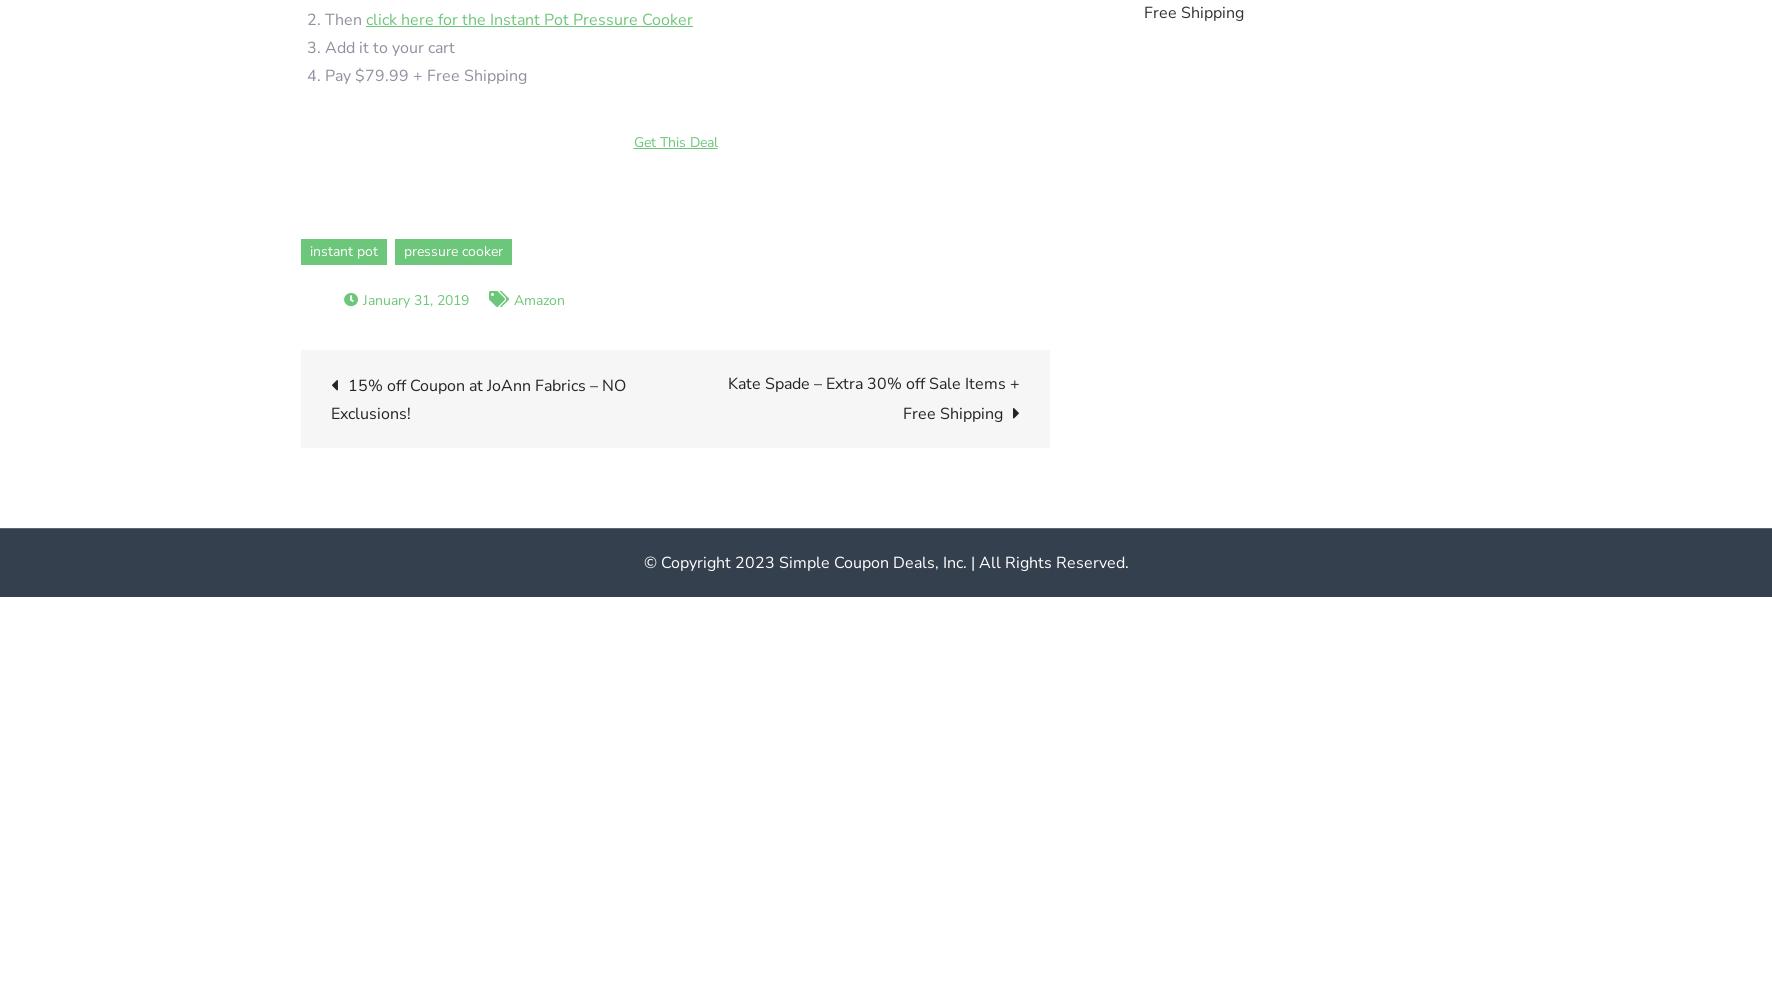 This screenshot has width=1772, height=1000. I want to click on 'click here for the Instant Pot Pressure Cooker', so click(365, 19).